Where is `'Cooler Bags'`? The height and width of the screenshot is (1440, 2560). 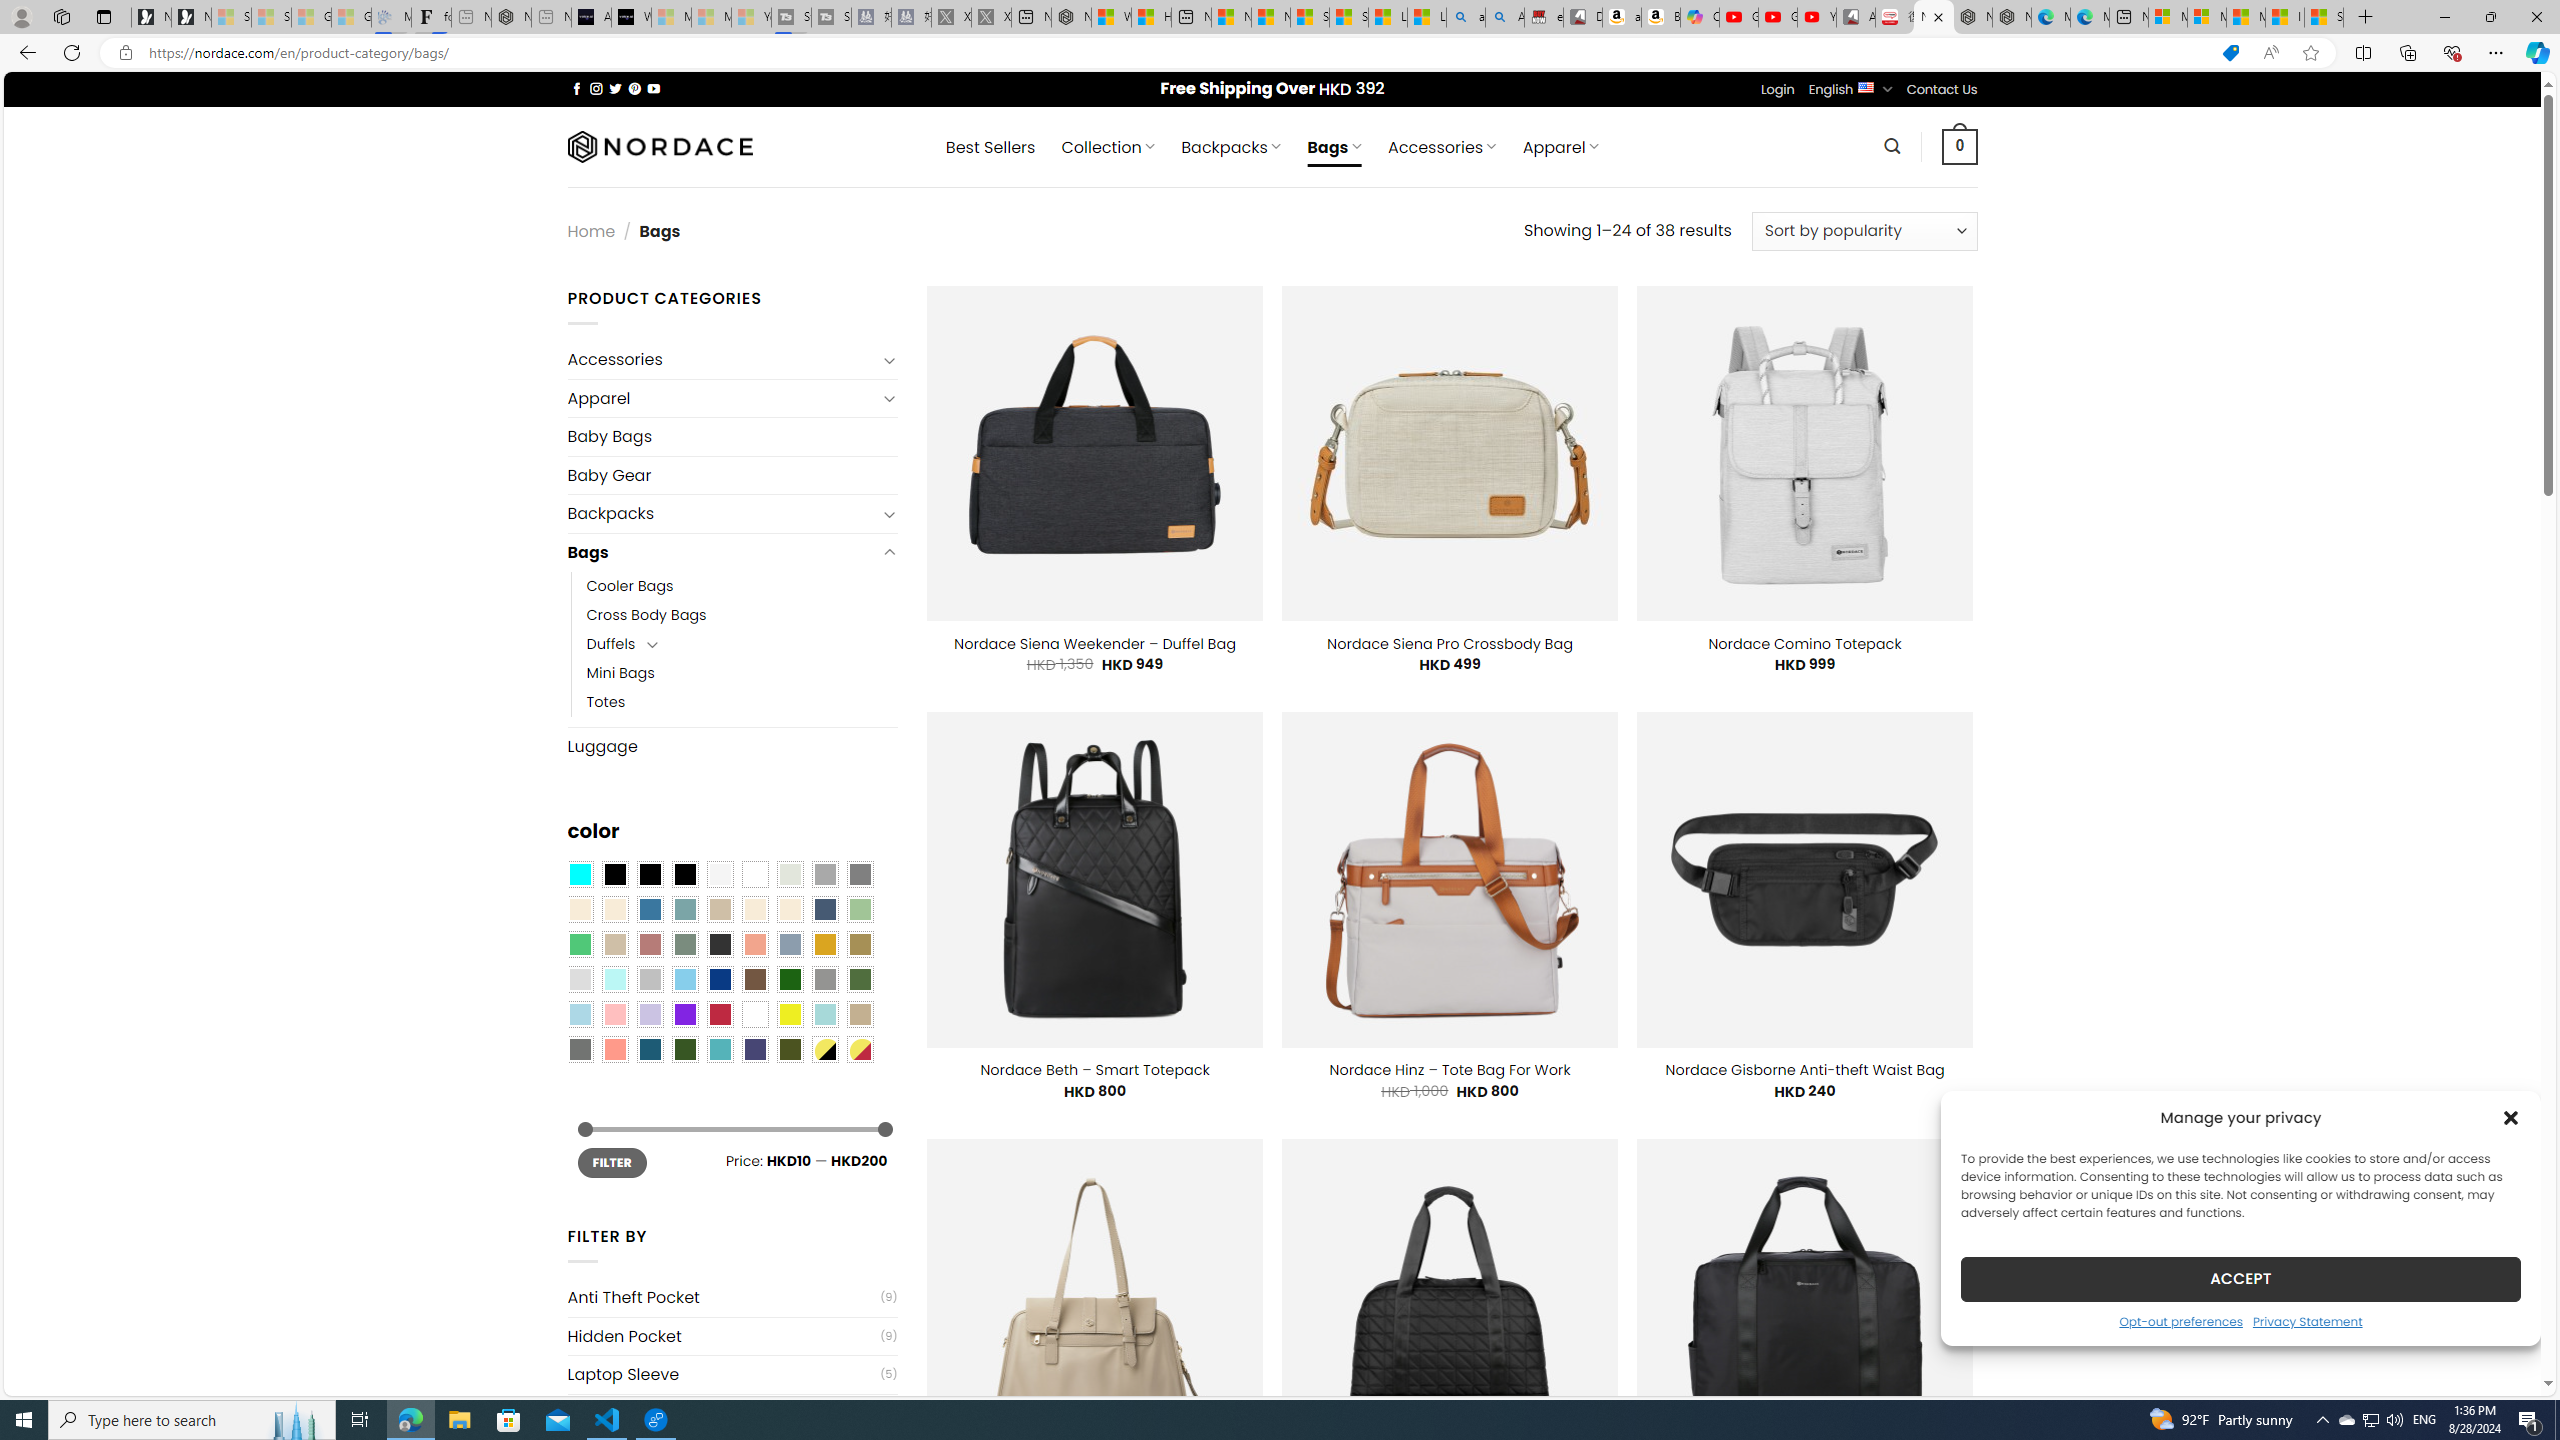 'Cooler Bags' is located at coordinates (741, 585).